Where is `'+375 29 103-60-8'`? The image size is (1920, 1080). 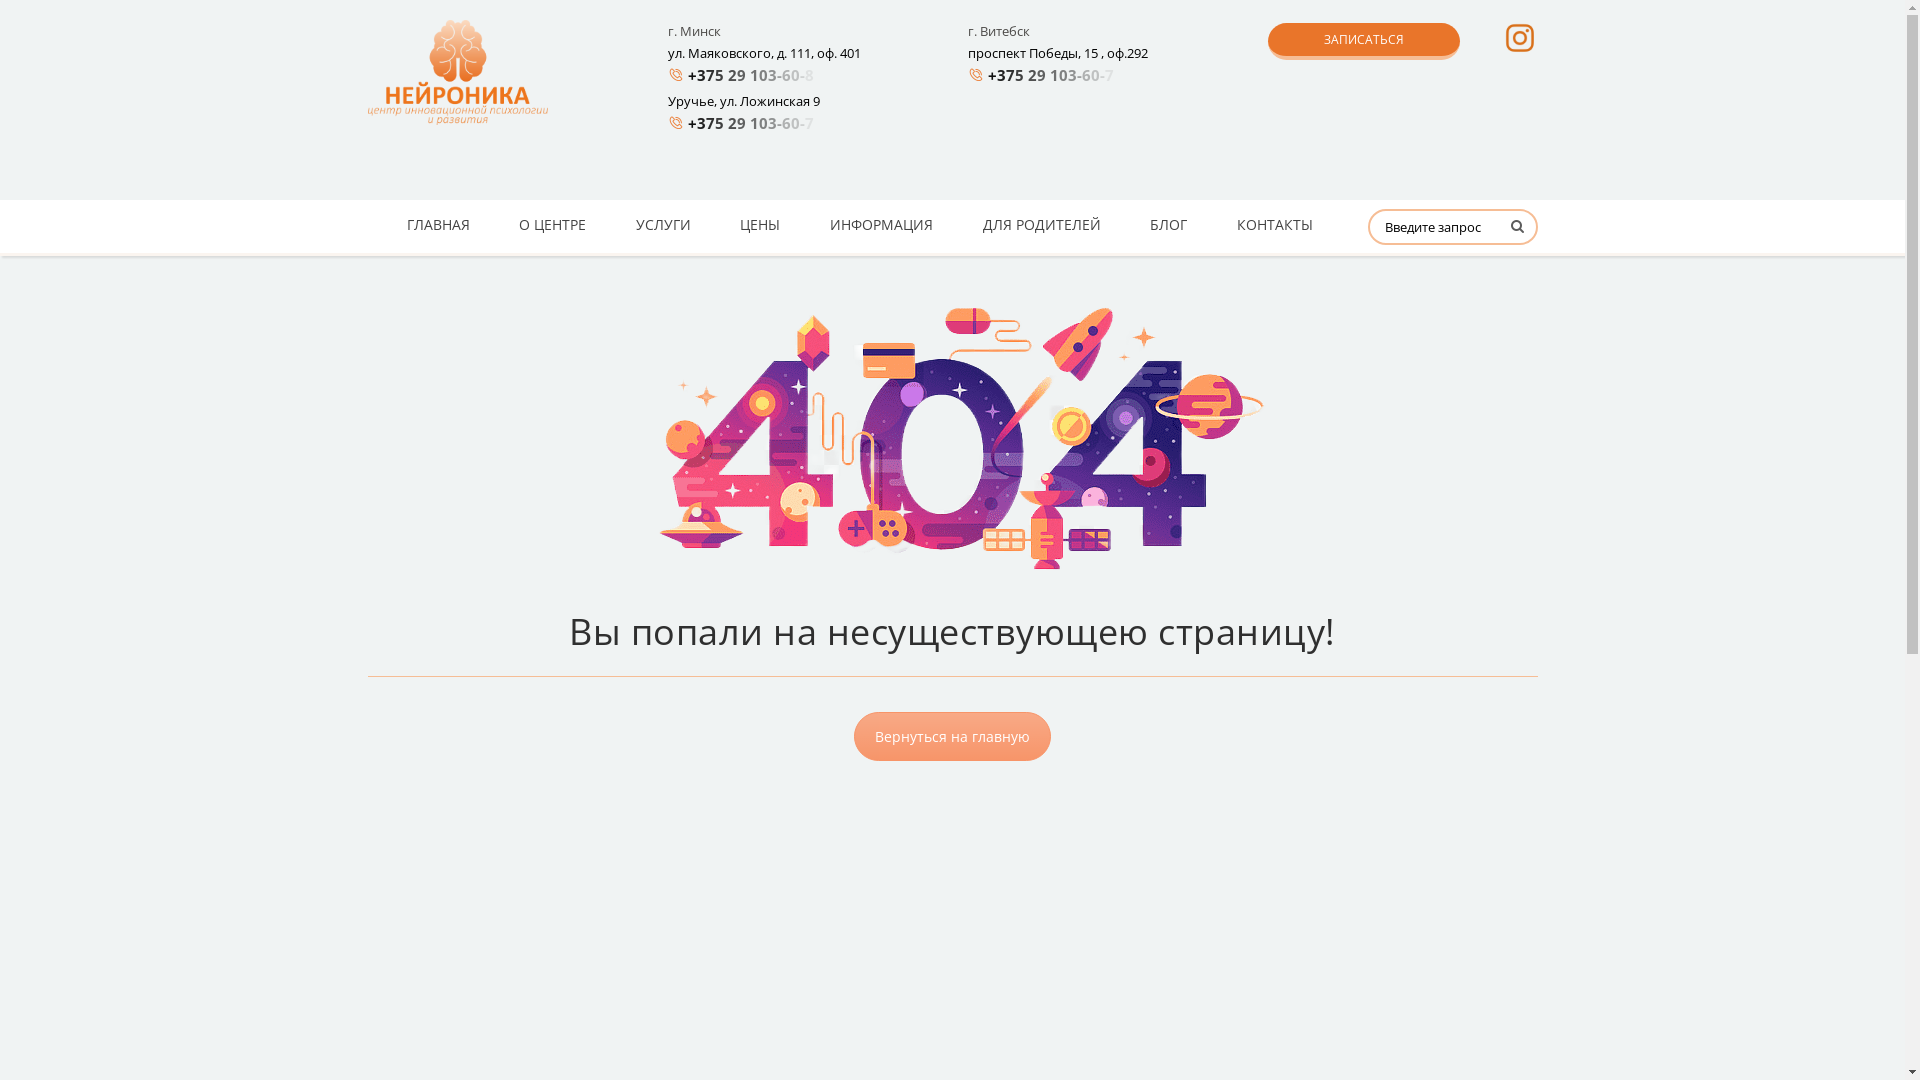 '+375 29 103-60-8' is located at coordinates (754, 73).